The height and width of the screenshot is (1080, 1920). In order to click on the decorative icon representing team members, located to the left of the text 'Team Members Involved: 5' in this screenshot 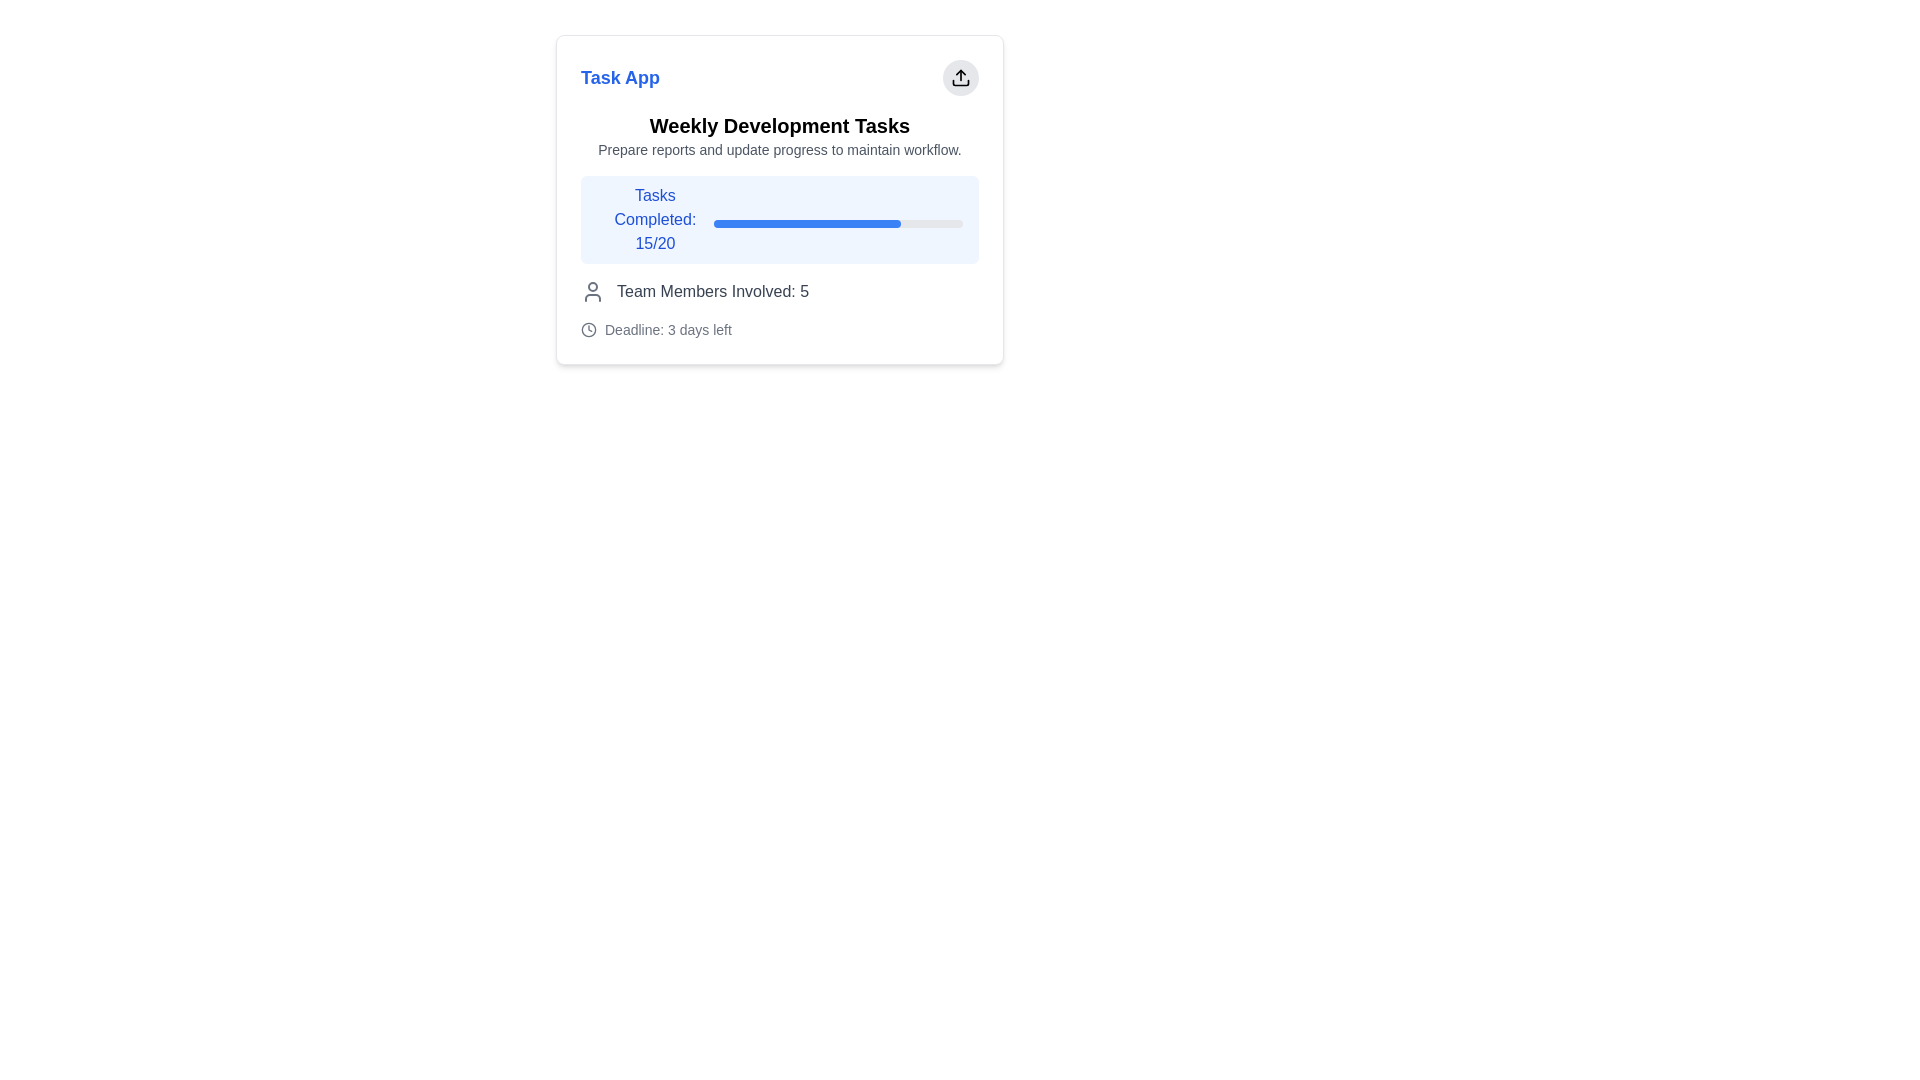, I will do `click(592, 292)`.